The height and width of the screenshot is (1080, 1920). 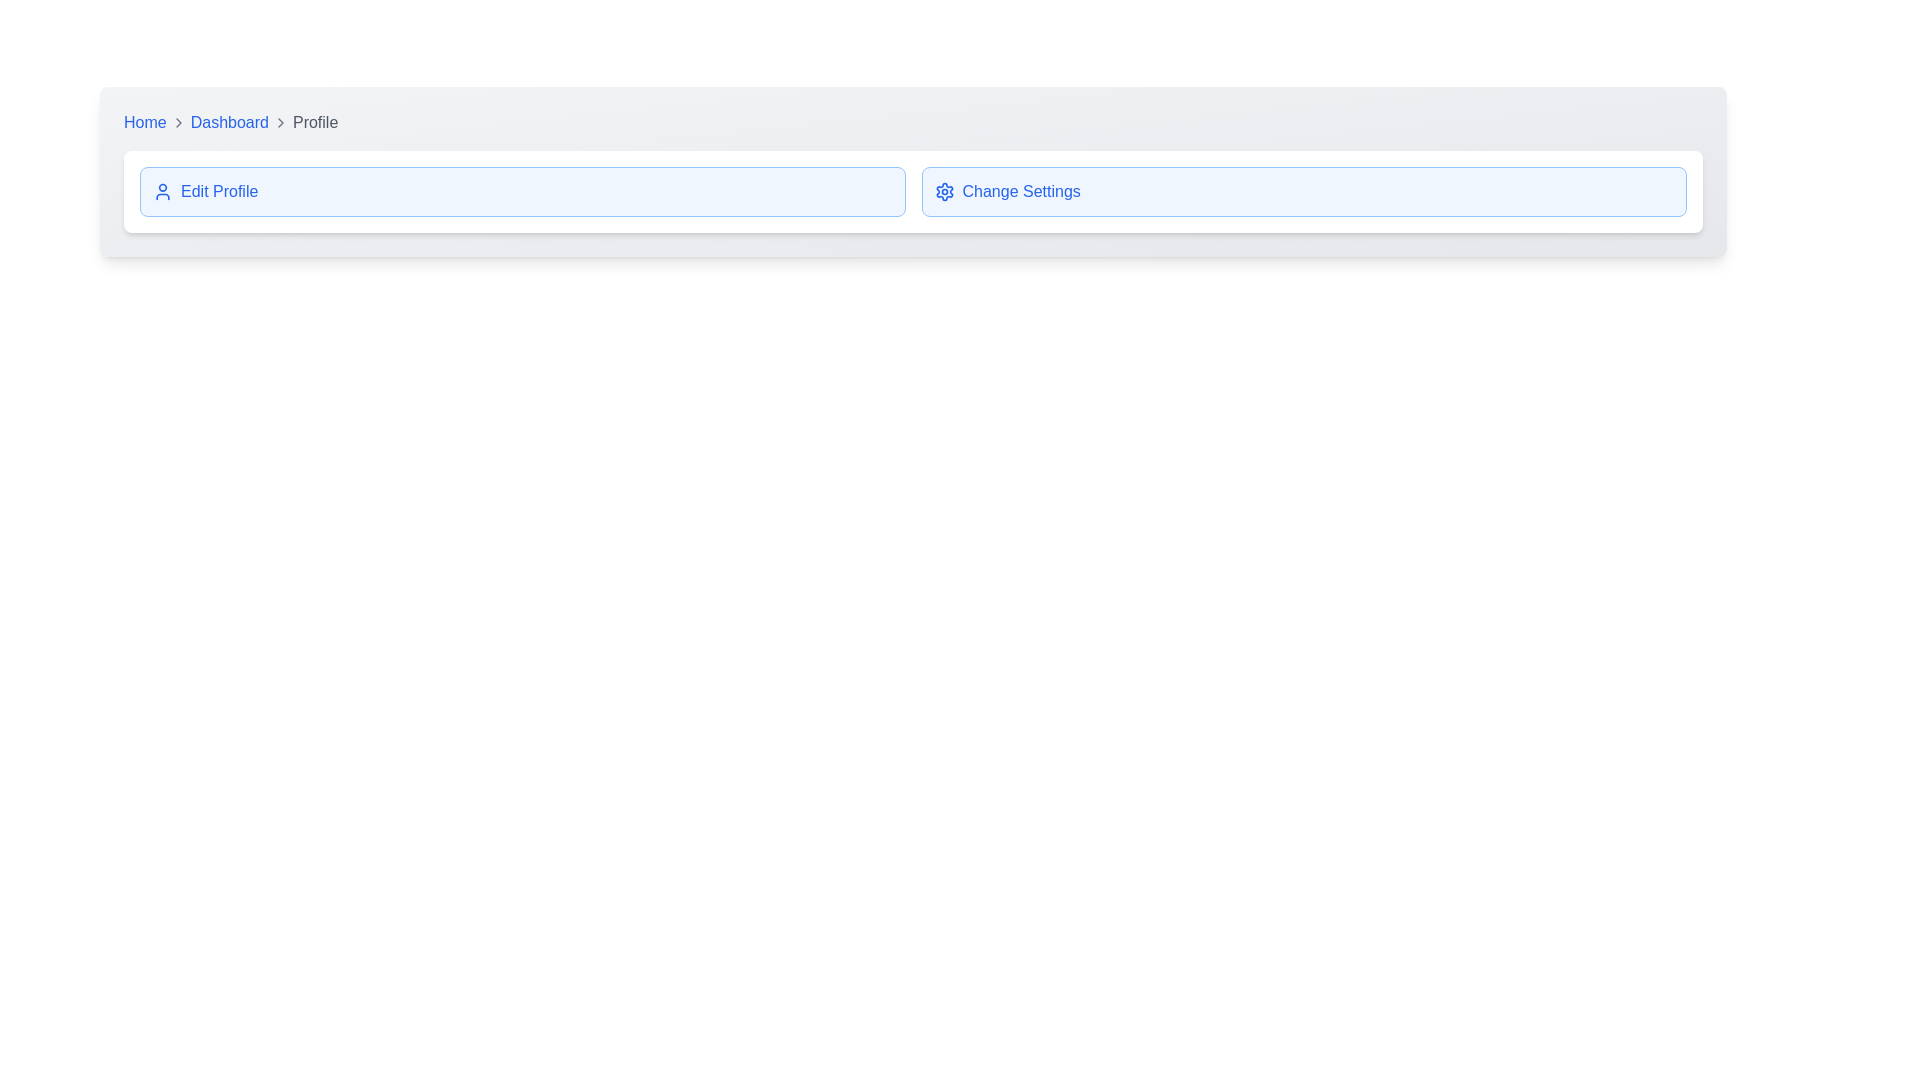 I want to click on the breadcrumb navigation link that allows users, so click(x=154, y=123).